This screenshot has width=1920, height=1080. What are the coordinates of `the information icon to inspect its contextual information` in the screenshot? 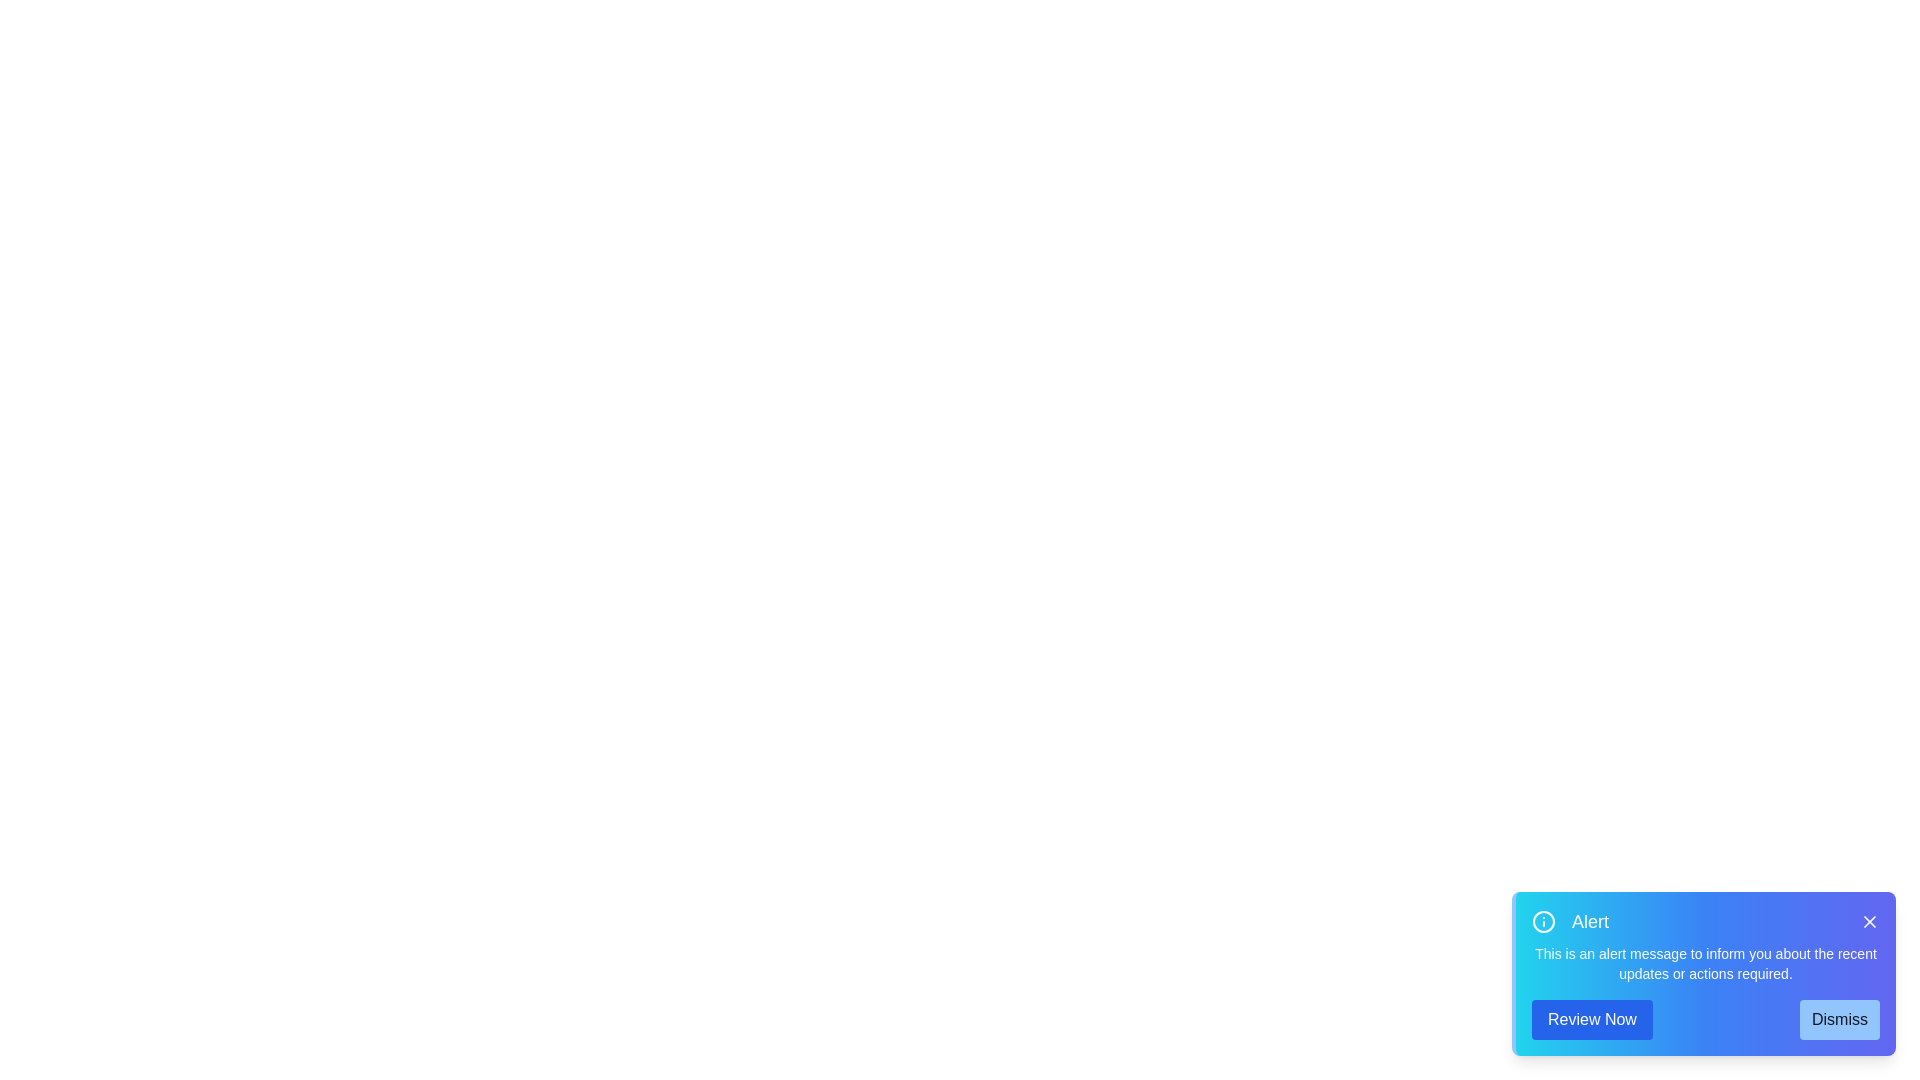 It's located at (1543, 921).